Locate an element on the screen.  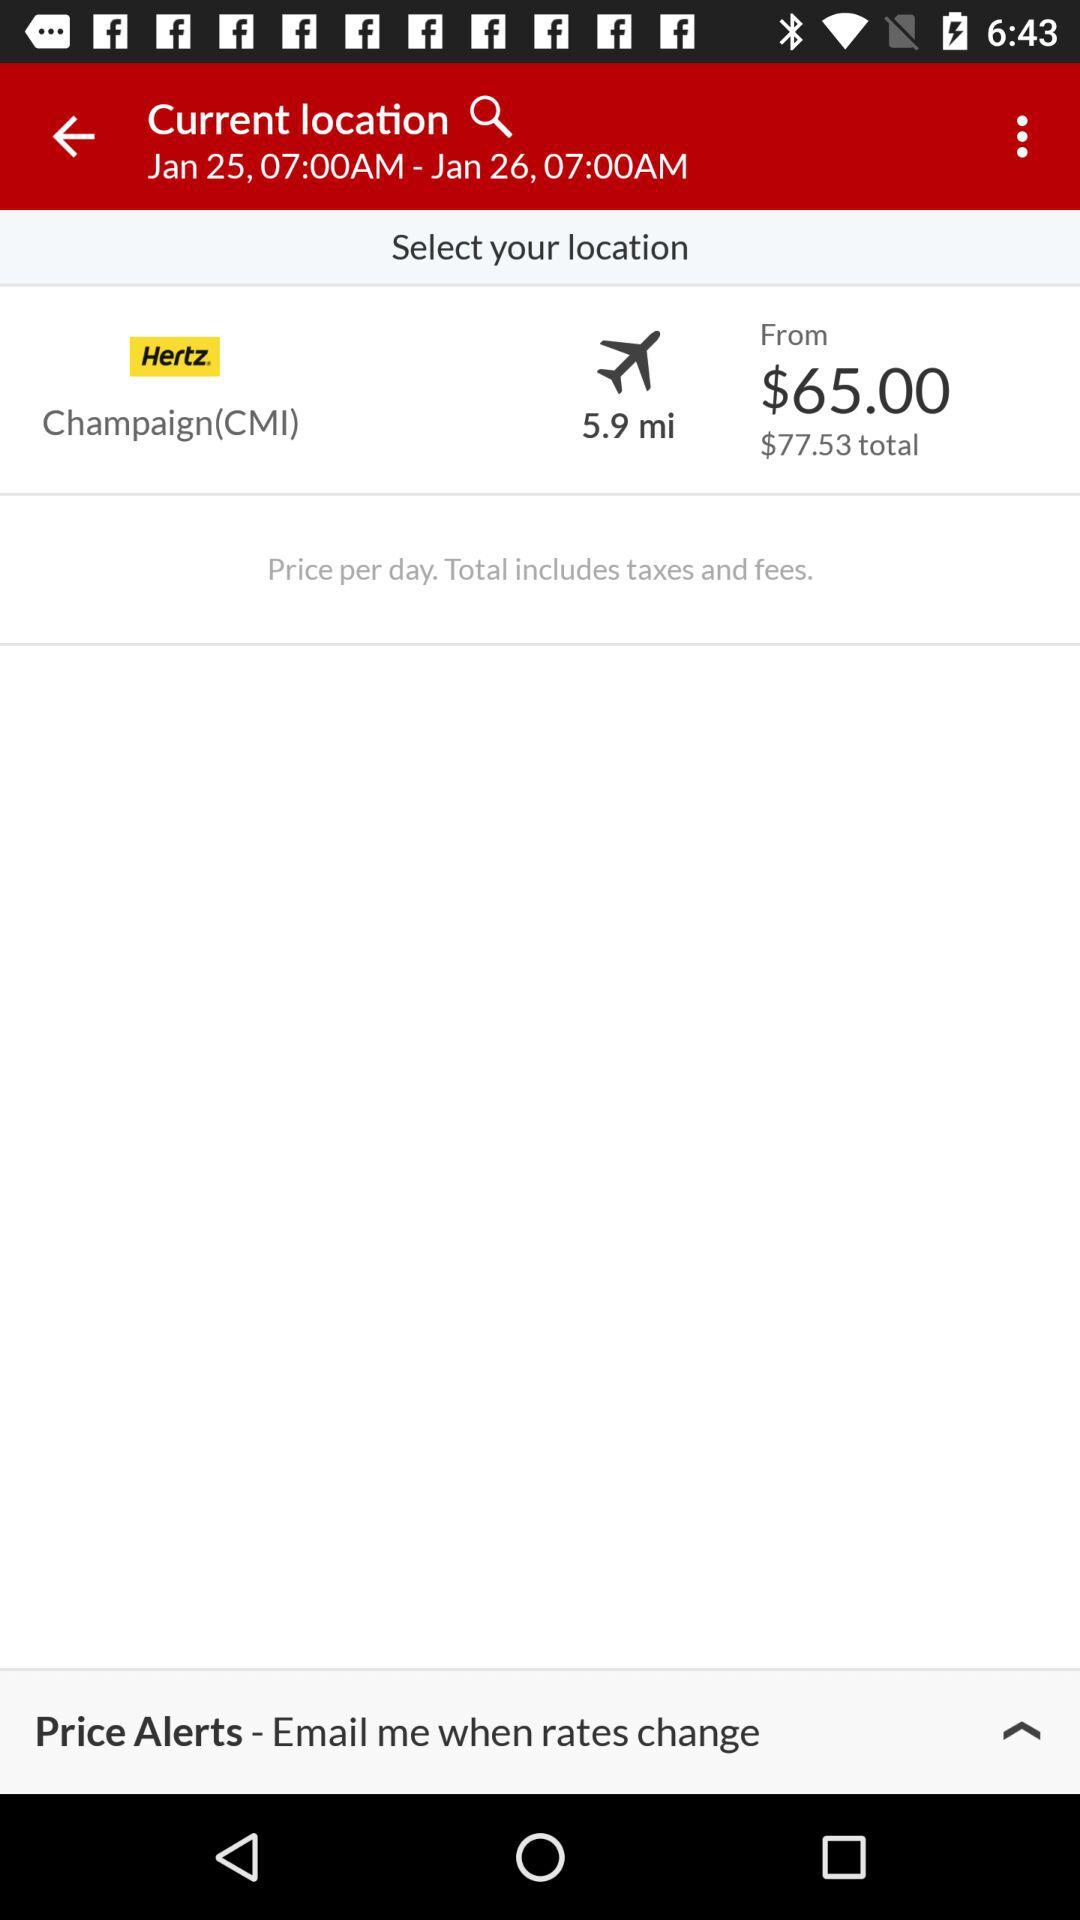
champaign(cmi) is located at coordinates (169, 421).